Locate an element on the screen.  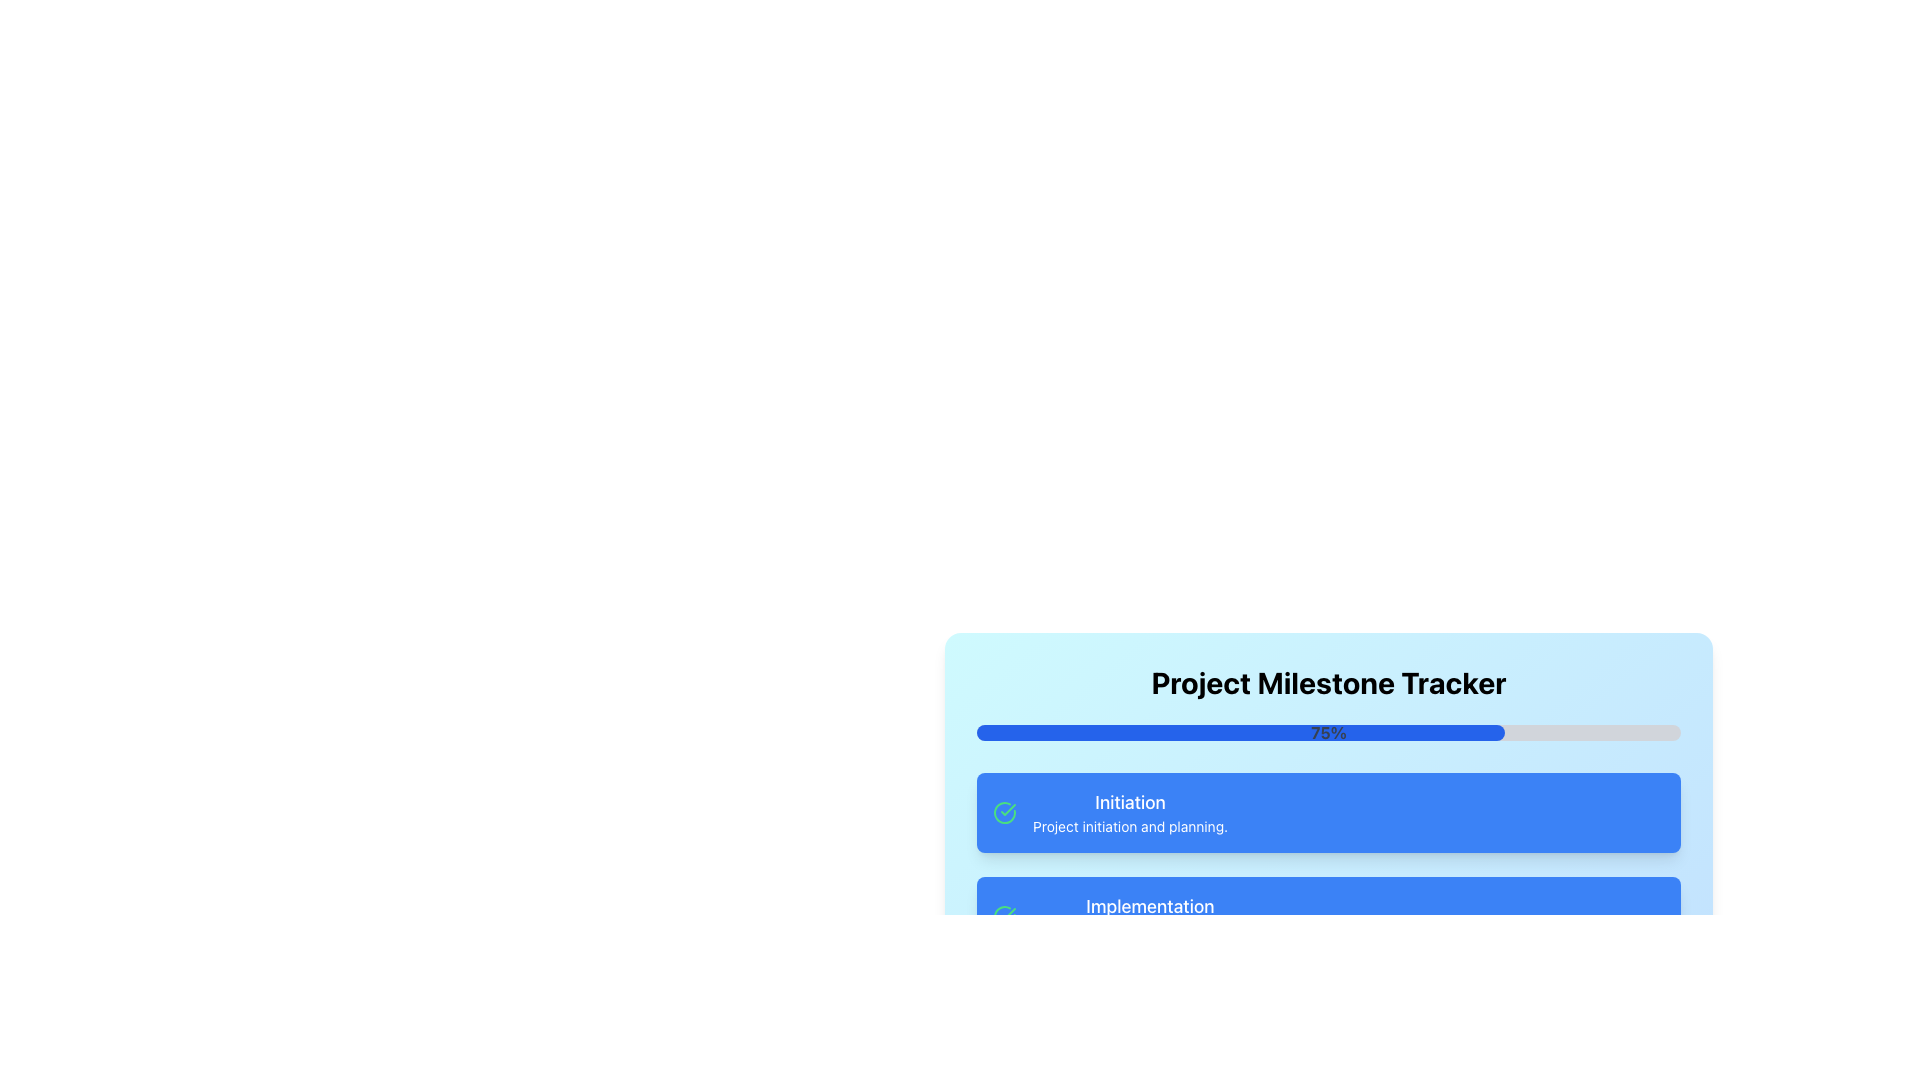
the green checkmark icon indicating project initiation status, located at the left end of the 'Initiation' row is located at coordinates (1004, 813).